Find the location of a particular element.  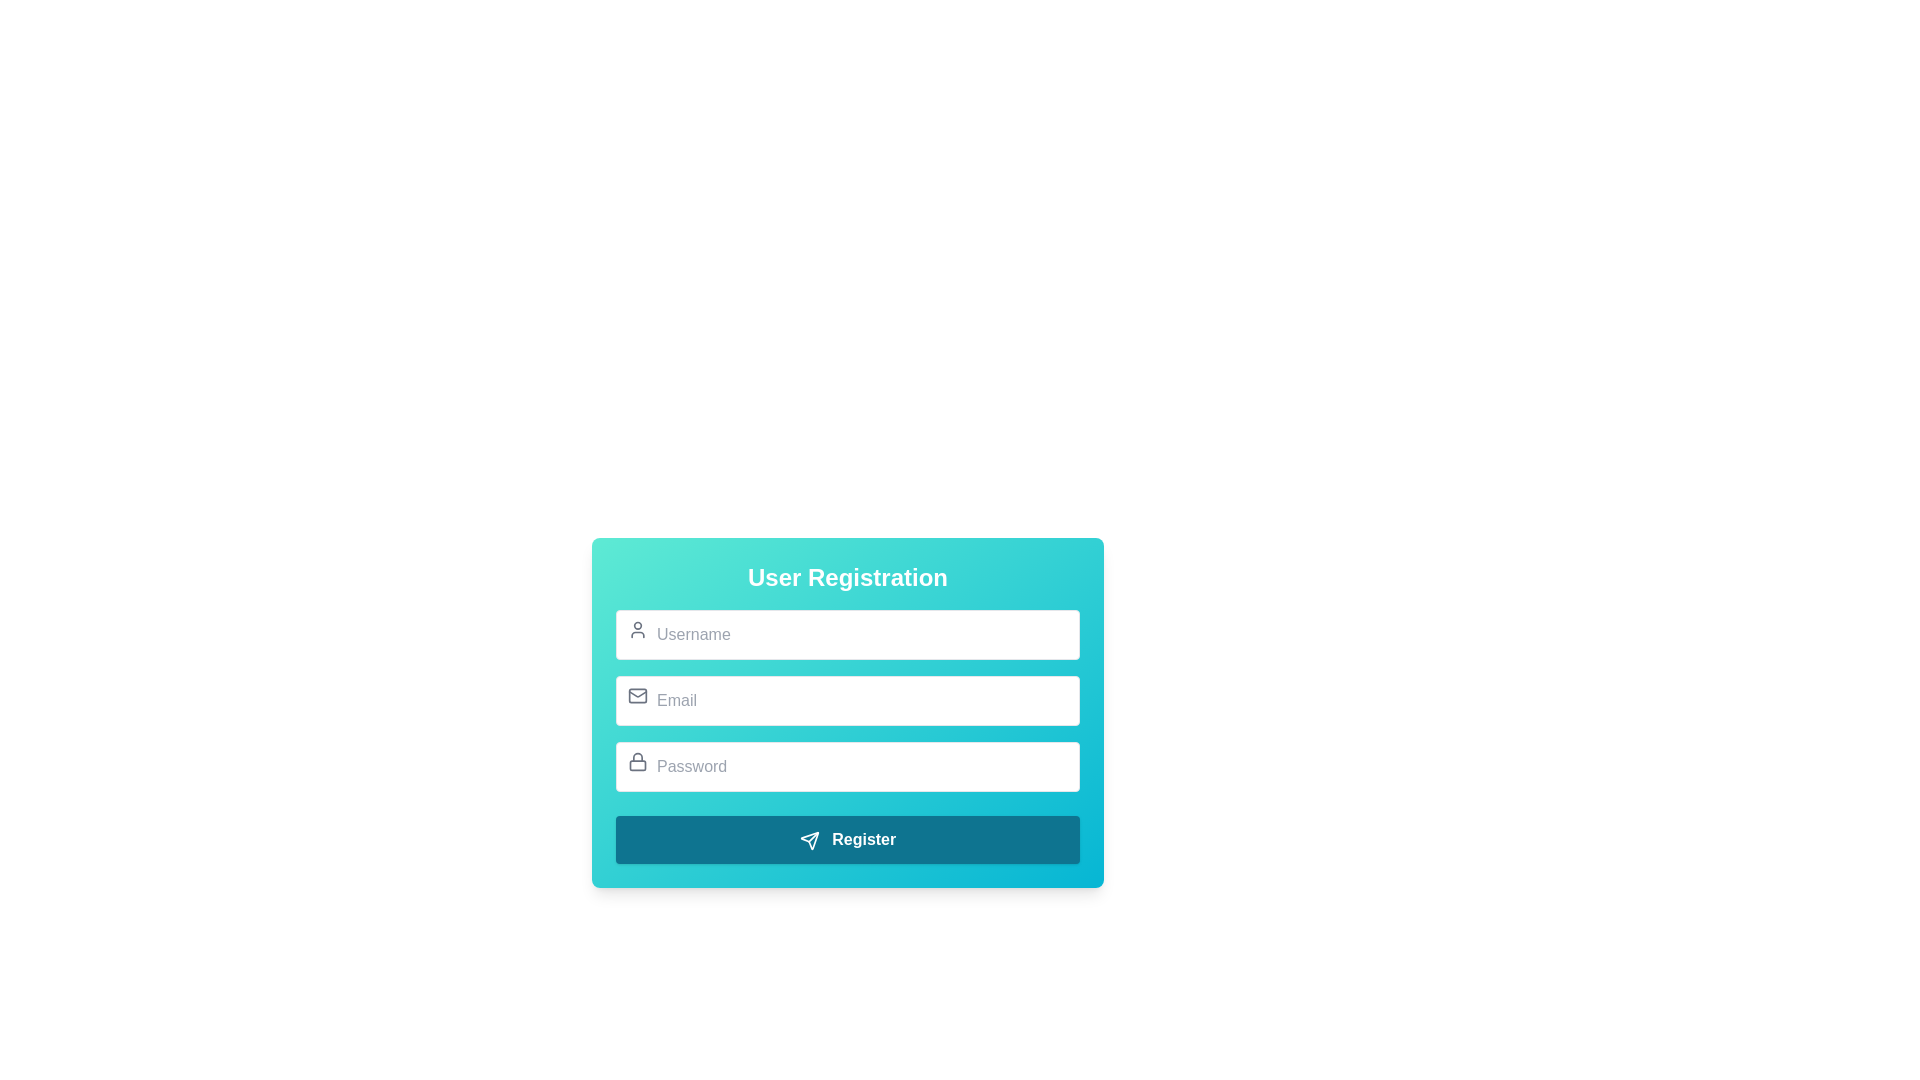

the user profile icon with a gray outline located to the left of the 'Username' input field is located at coordinates (637, 628).